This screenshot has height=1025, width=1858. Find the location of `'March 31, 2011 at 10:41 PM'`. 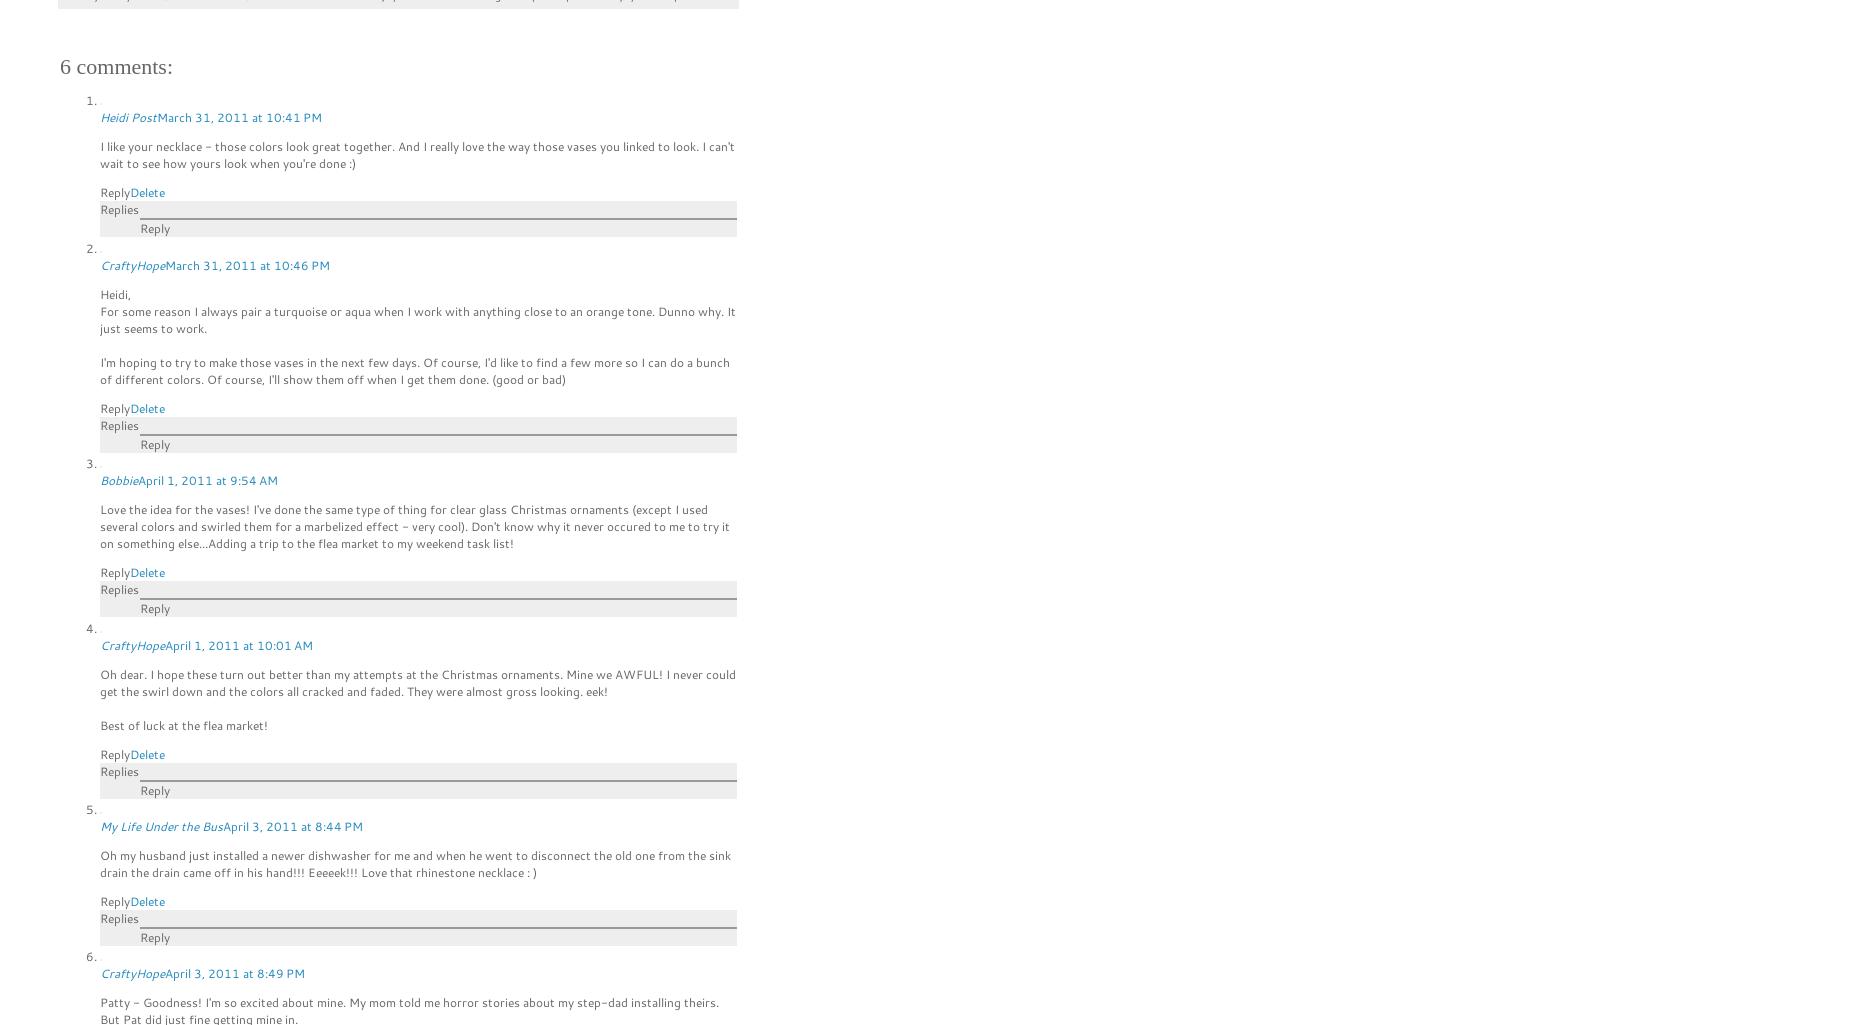

'March 31, 2011 at 10:41 PM' is located at coordinates (238, 117).